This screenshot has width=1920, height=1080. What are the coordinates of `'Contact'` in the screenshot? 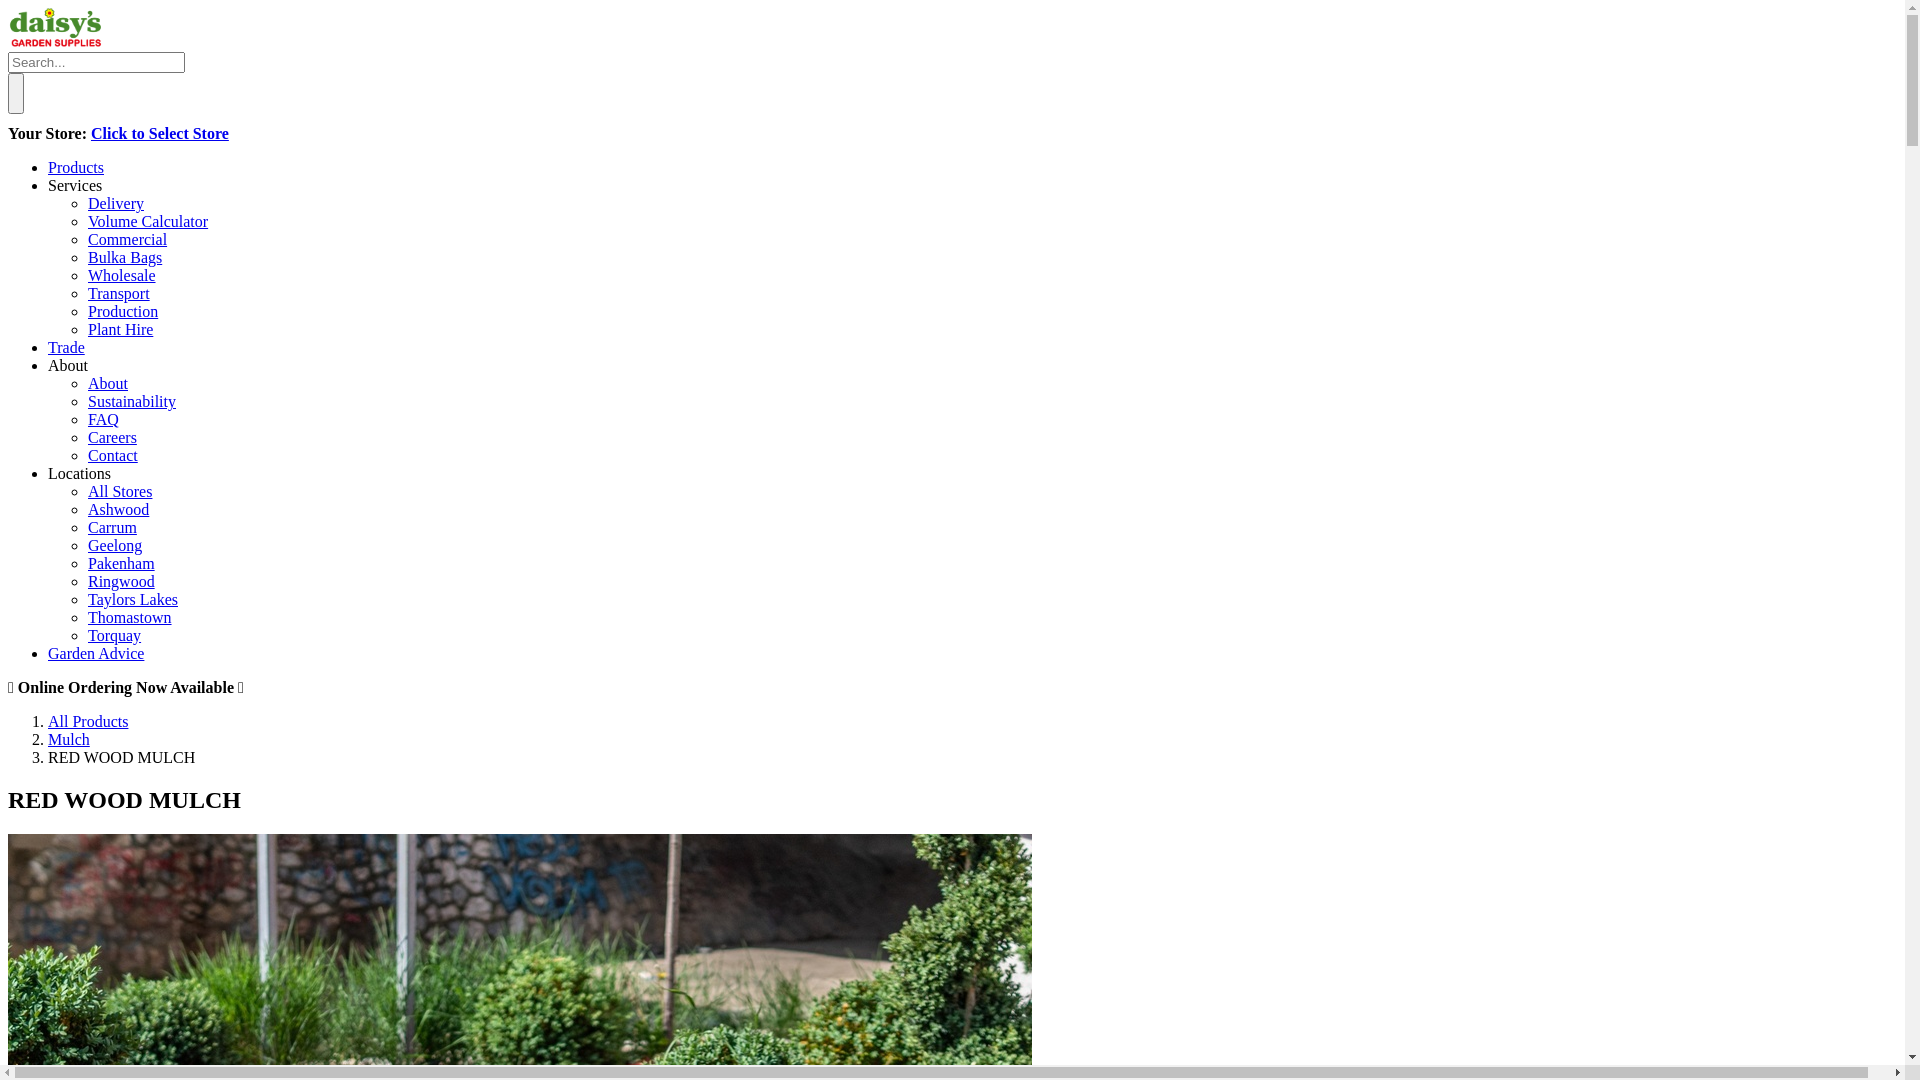 It's located at (112, 455).